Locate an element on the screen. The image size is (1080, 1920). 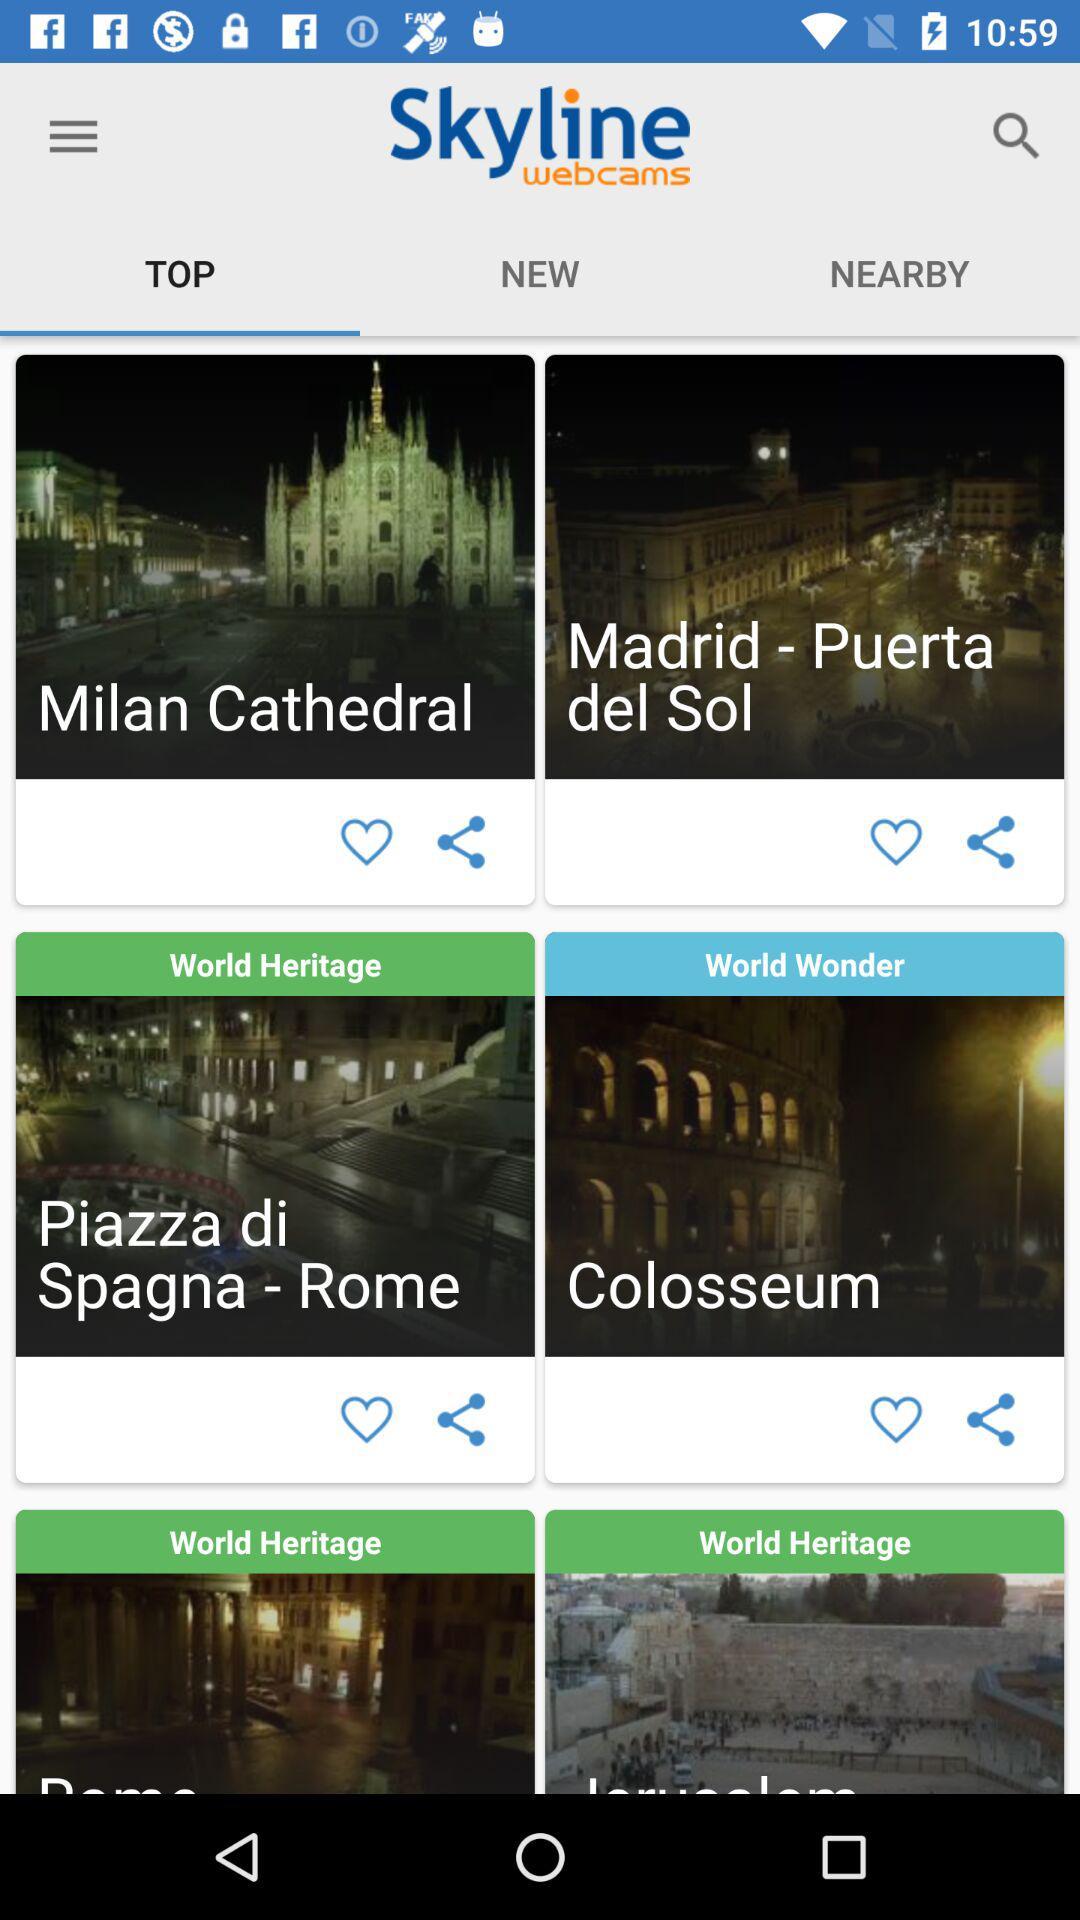
enjoy is located at coordinates (895, 842).